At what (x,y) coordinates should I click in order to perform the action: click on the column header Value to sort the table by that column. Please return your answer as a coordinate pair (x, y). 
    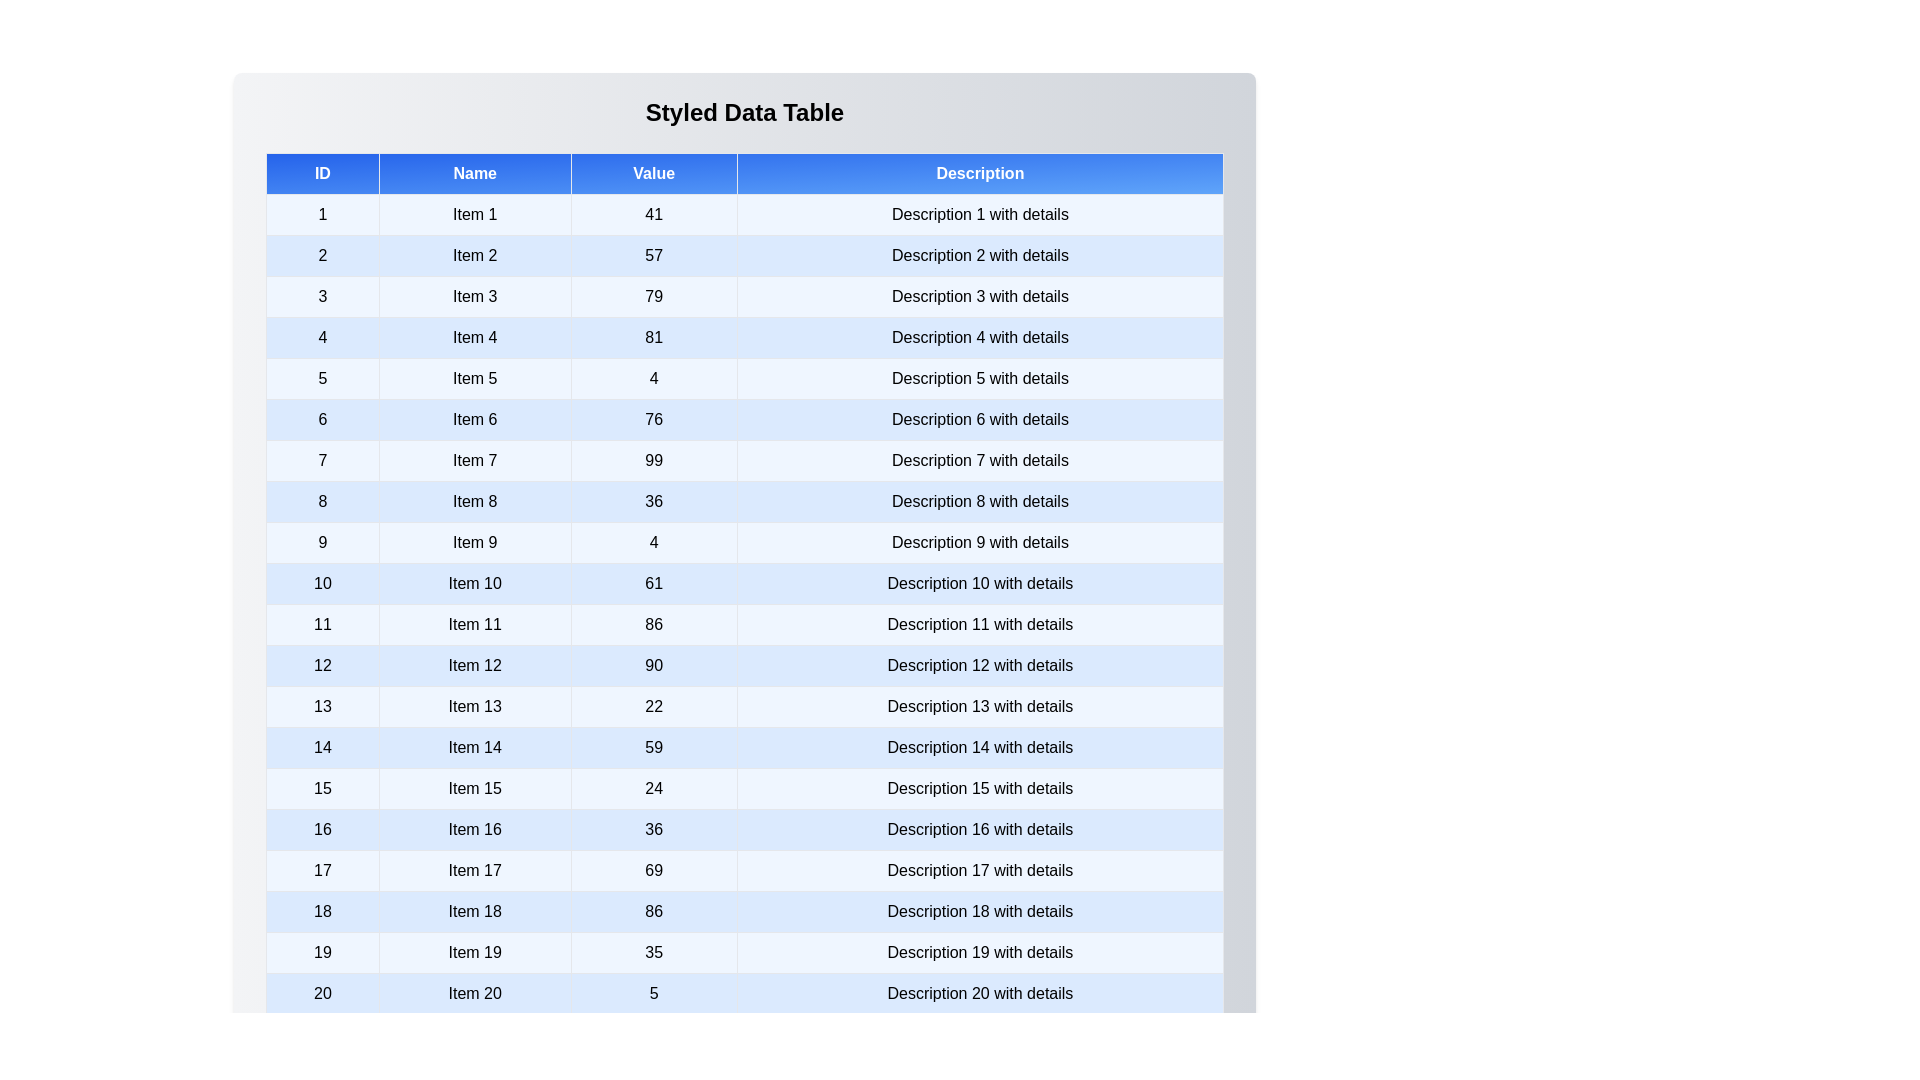
    Looking at the image, I should click on (654, 172).